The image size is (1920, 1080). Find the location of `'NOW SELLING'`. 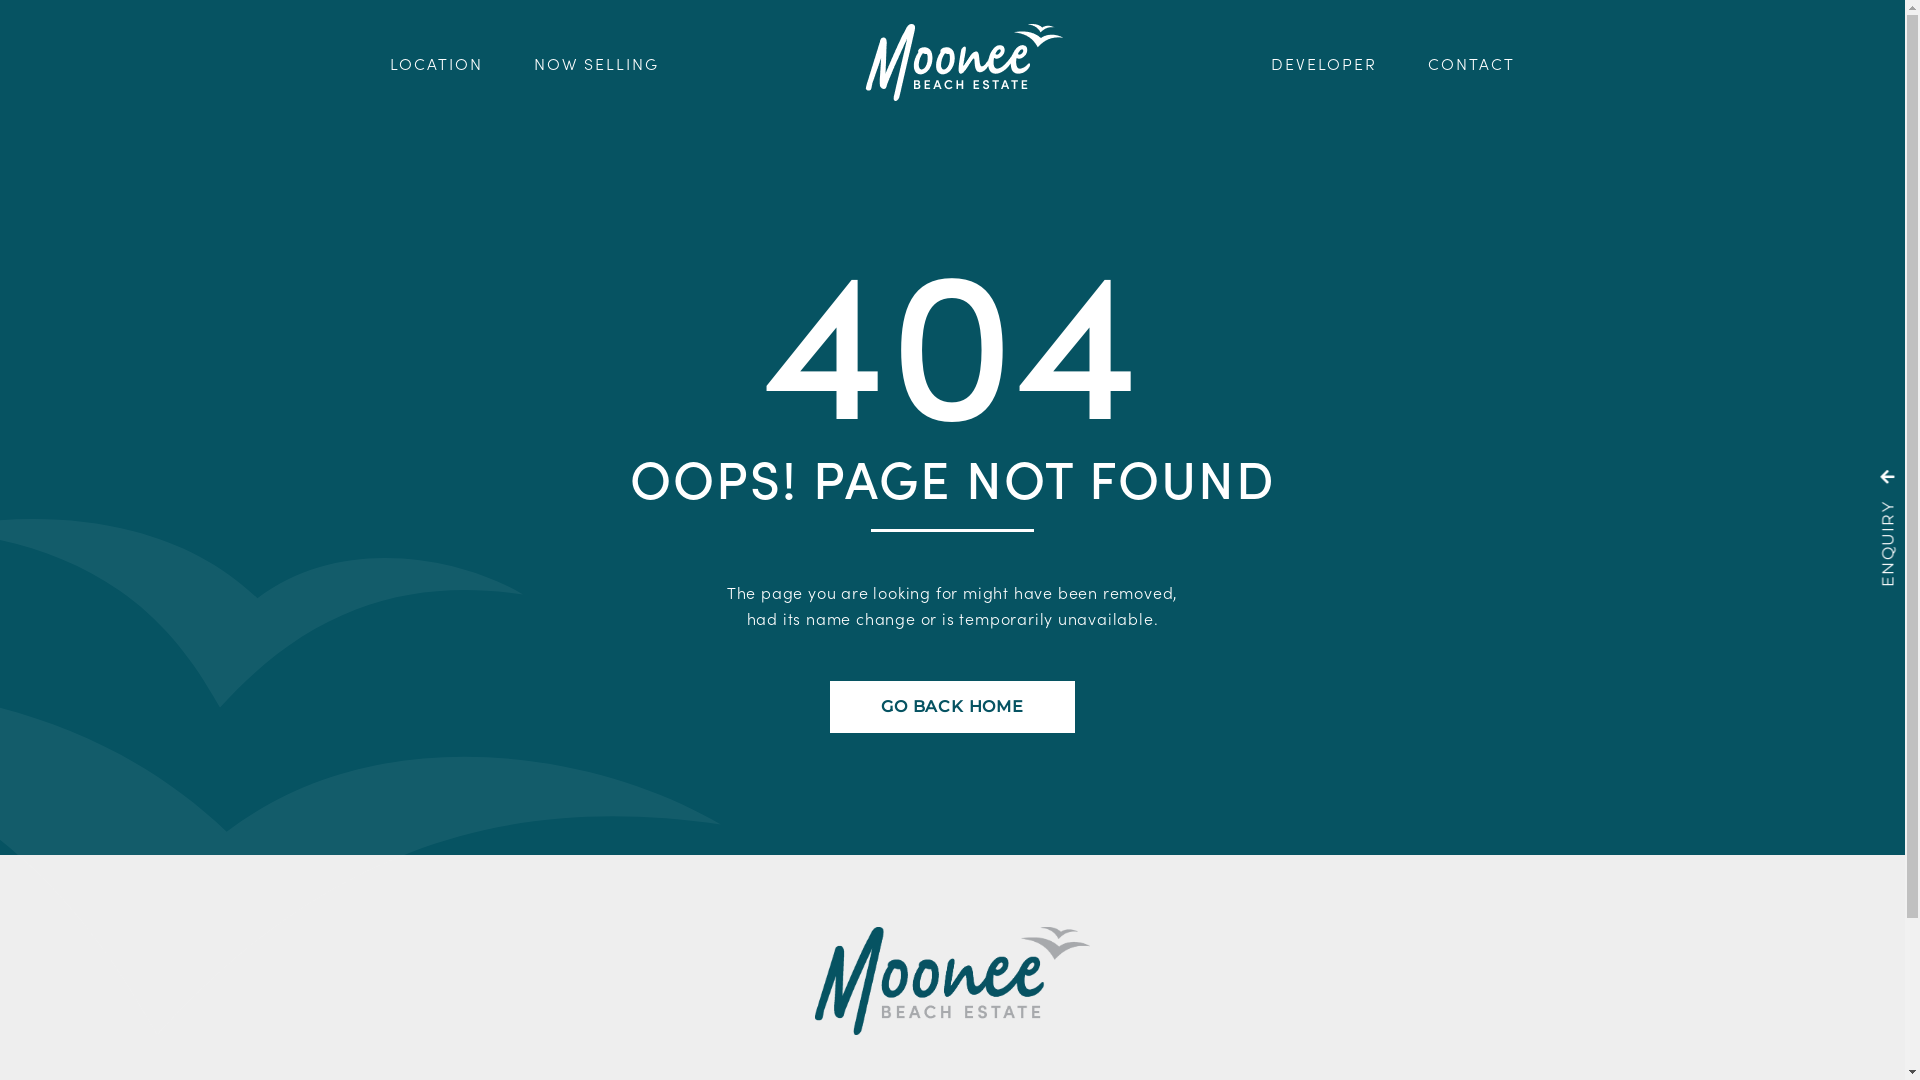

'NOW SELLING' is located at coordinates (595, 60).